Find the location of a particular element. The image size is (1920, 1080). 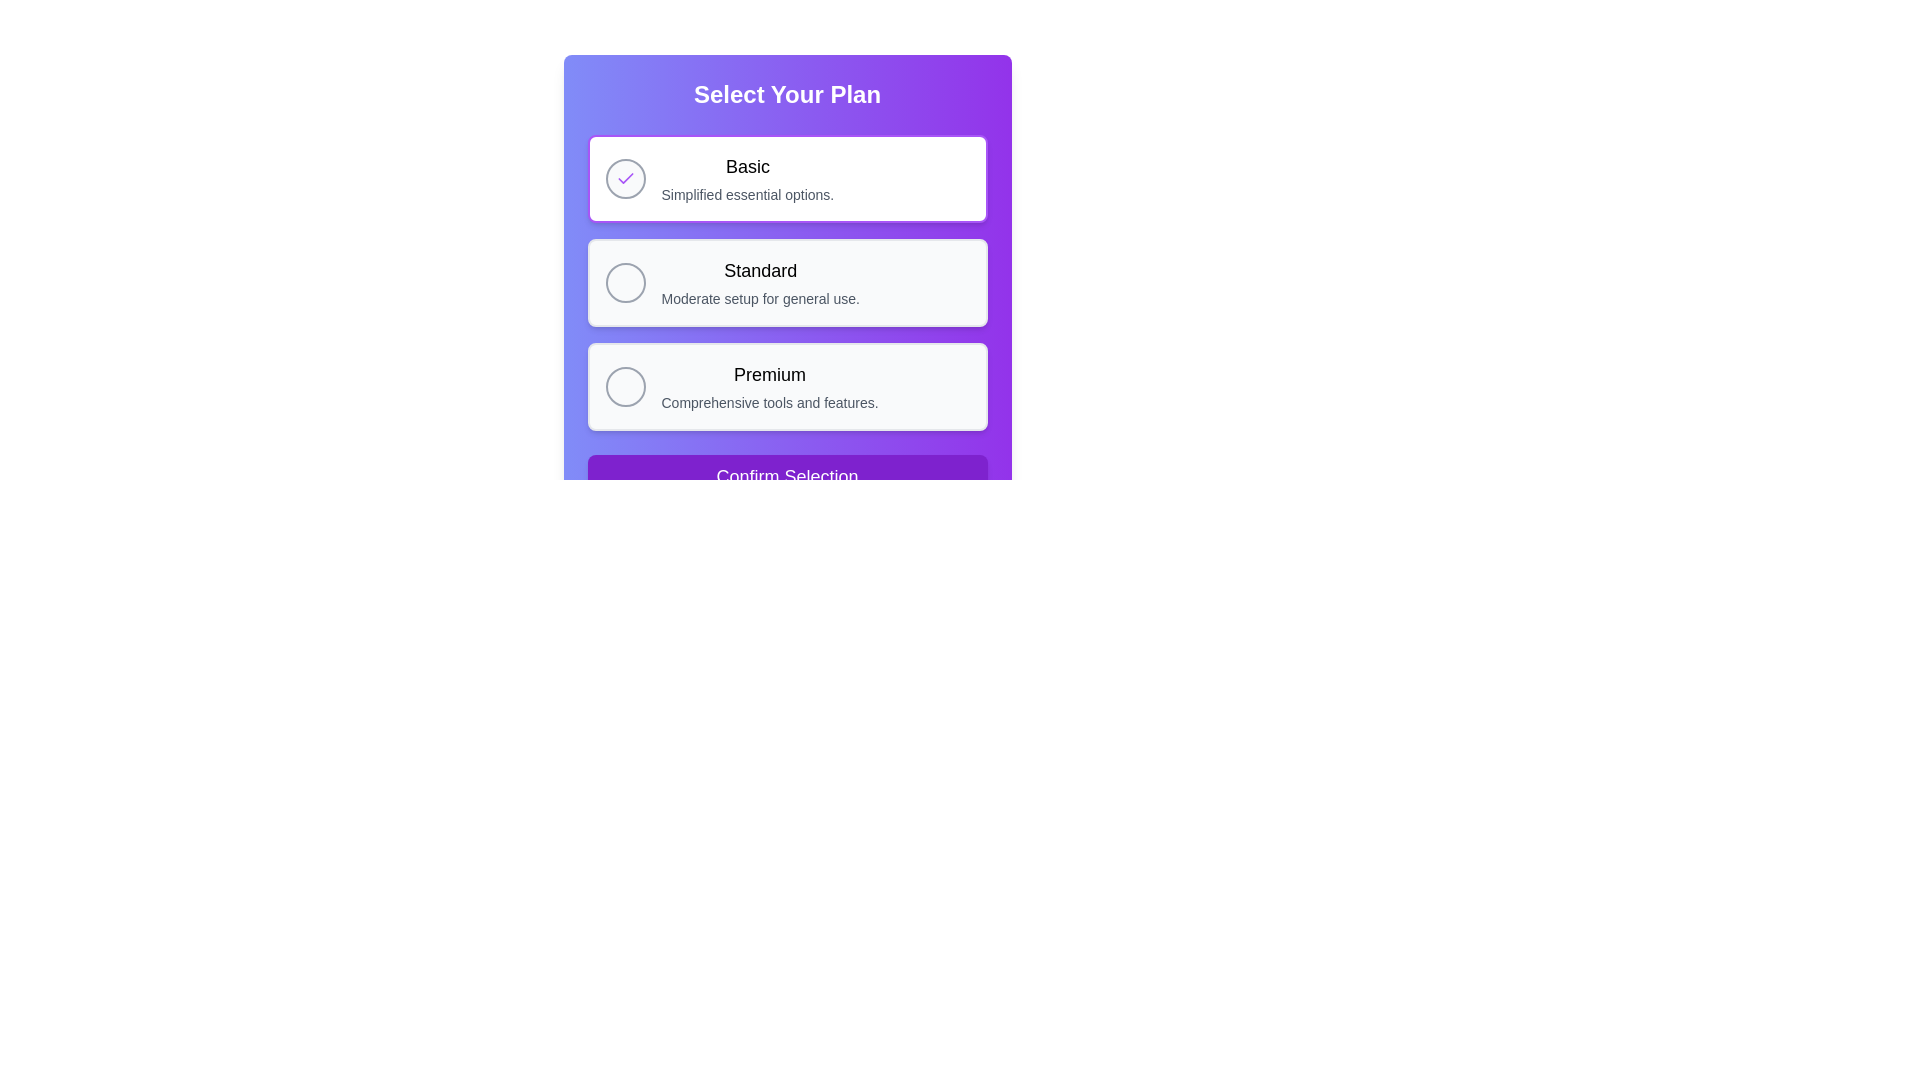

the icon representing the 'Basic' plan option is located at coordinates (624, 177).